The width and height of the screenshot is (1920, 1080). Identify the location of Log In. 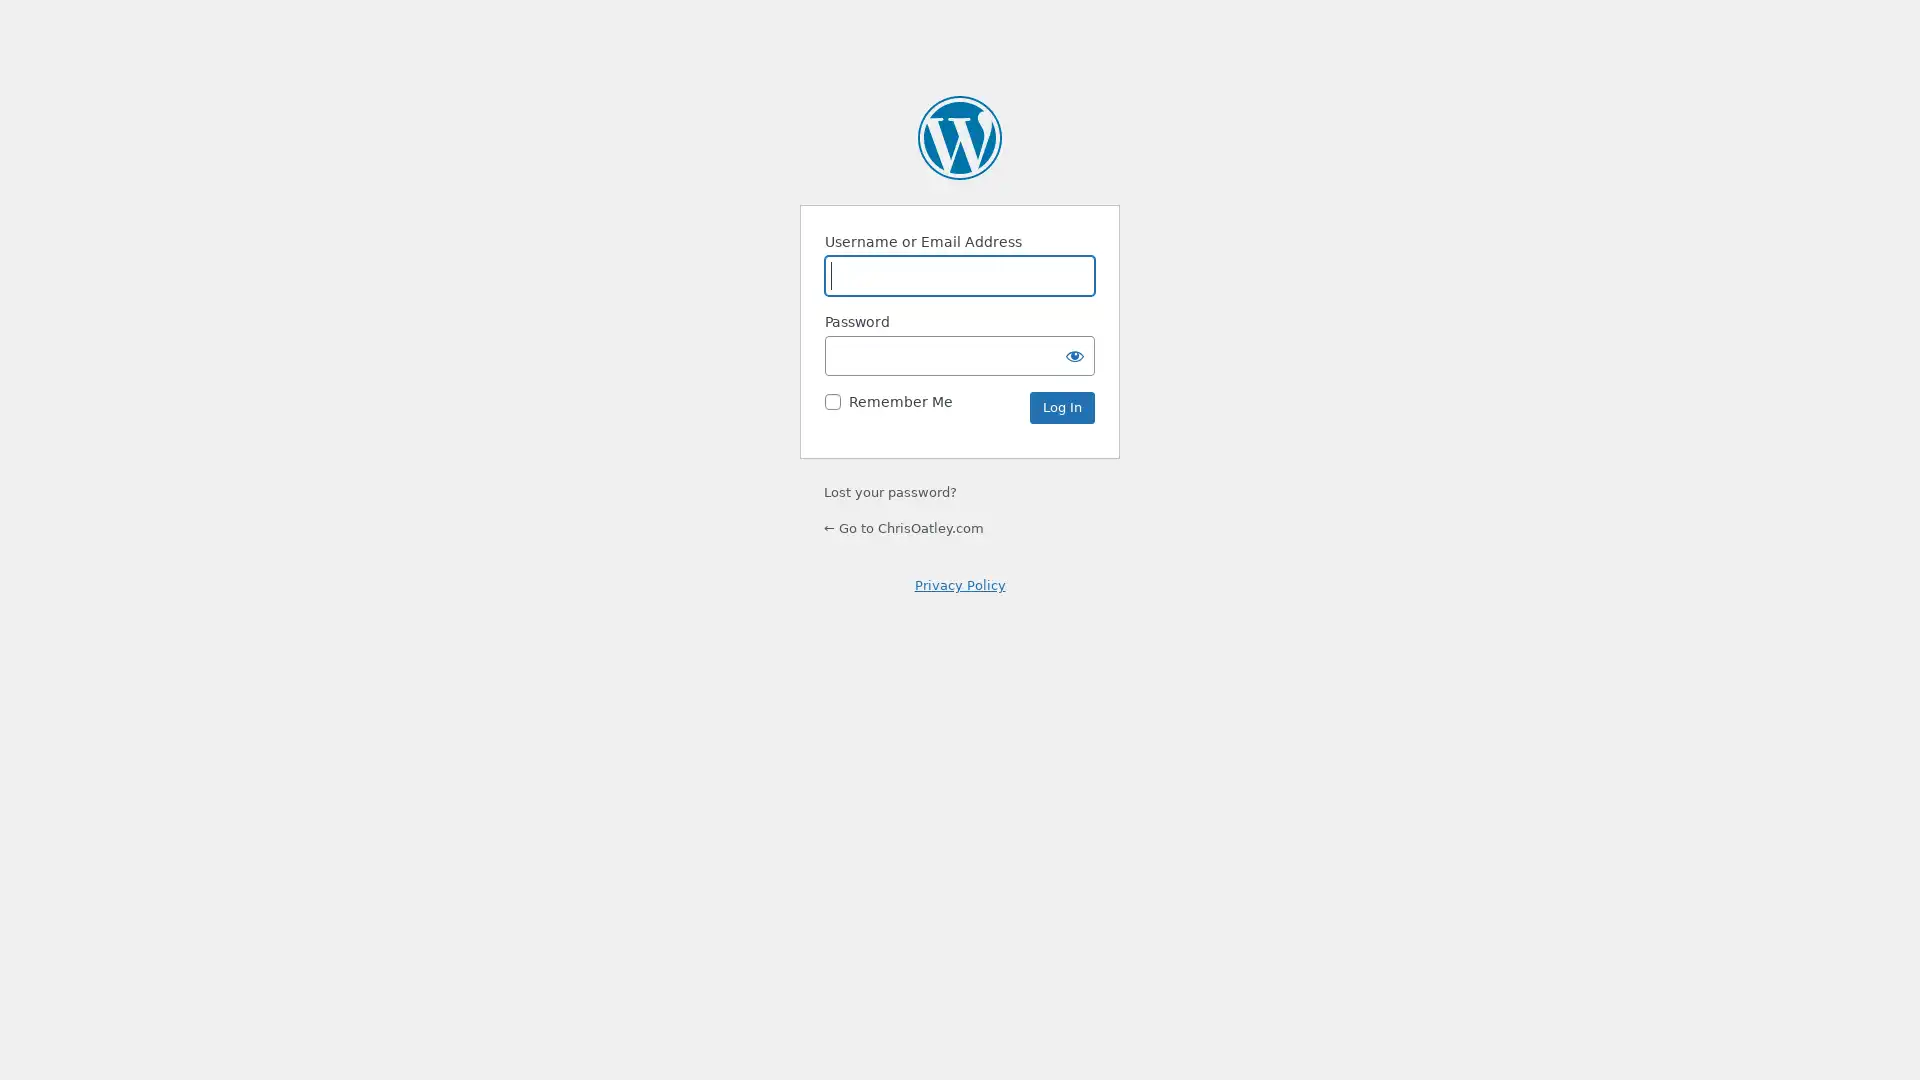
(1061, 407).